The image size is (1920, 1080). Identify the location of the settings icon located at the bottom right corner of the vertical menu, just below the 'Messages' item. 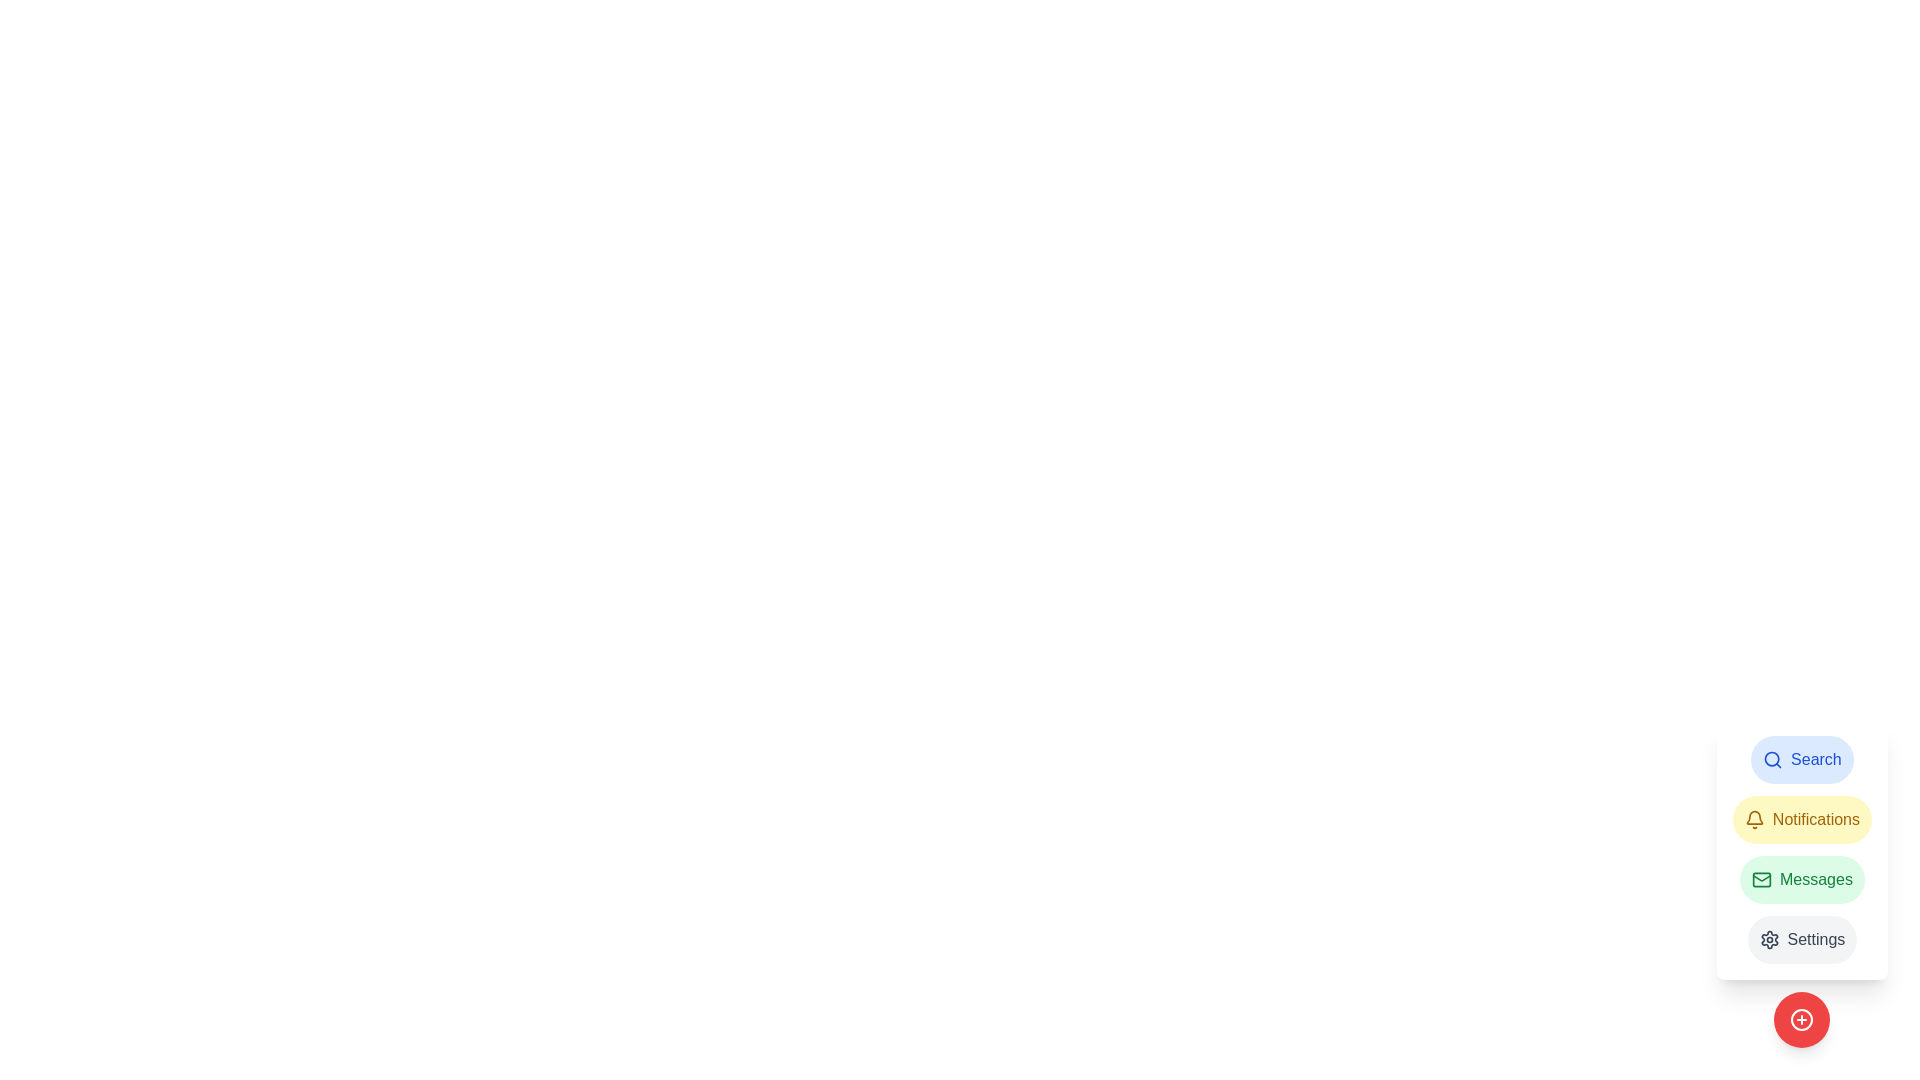
(1769, 940).